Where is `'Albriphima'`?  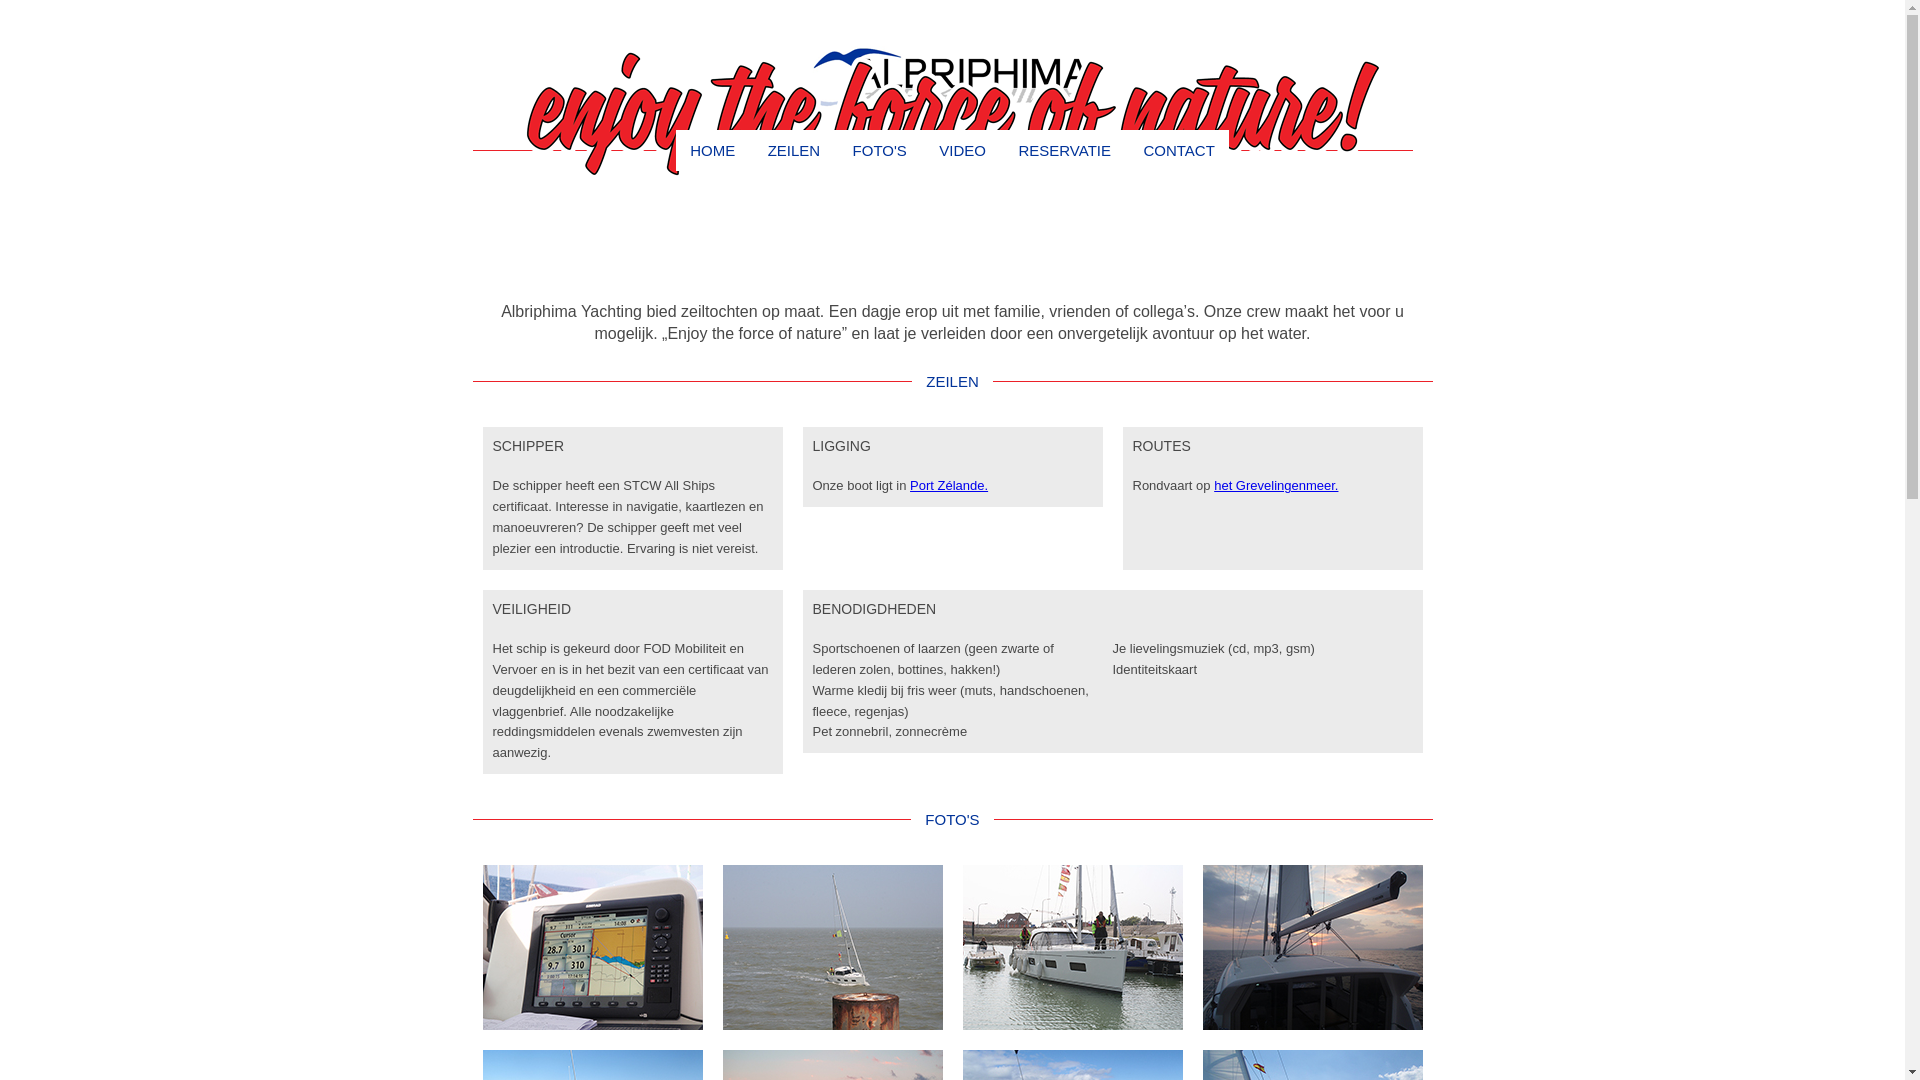
'Albriphima' is located at coordinates (951, 79).